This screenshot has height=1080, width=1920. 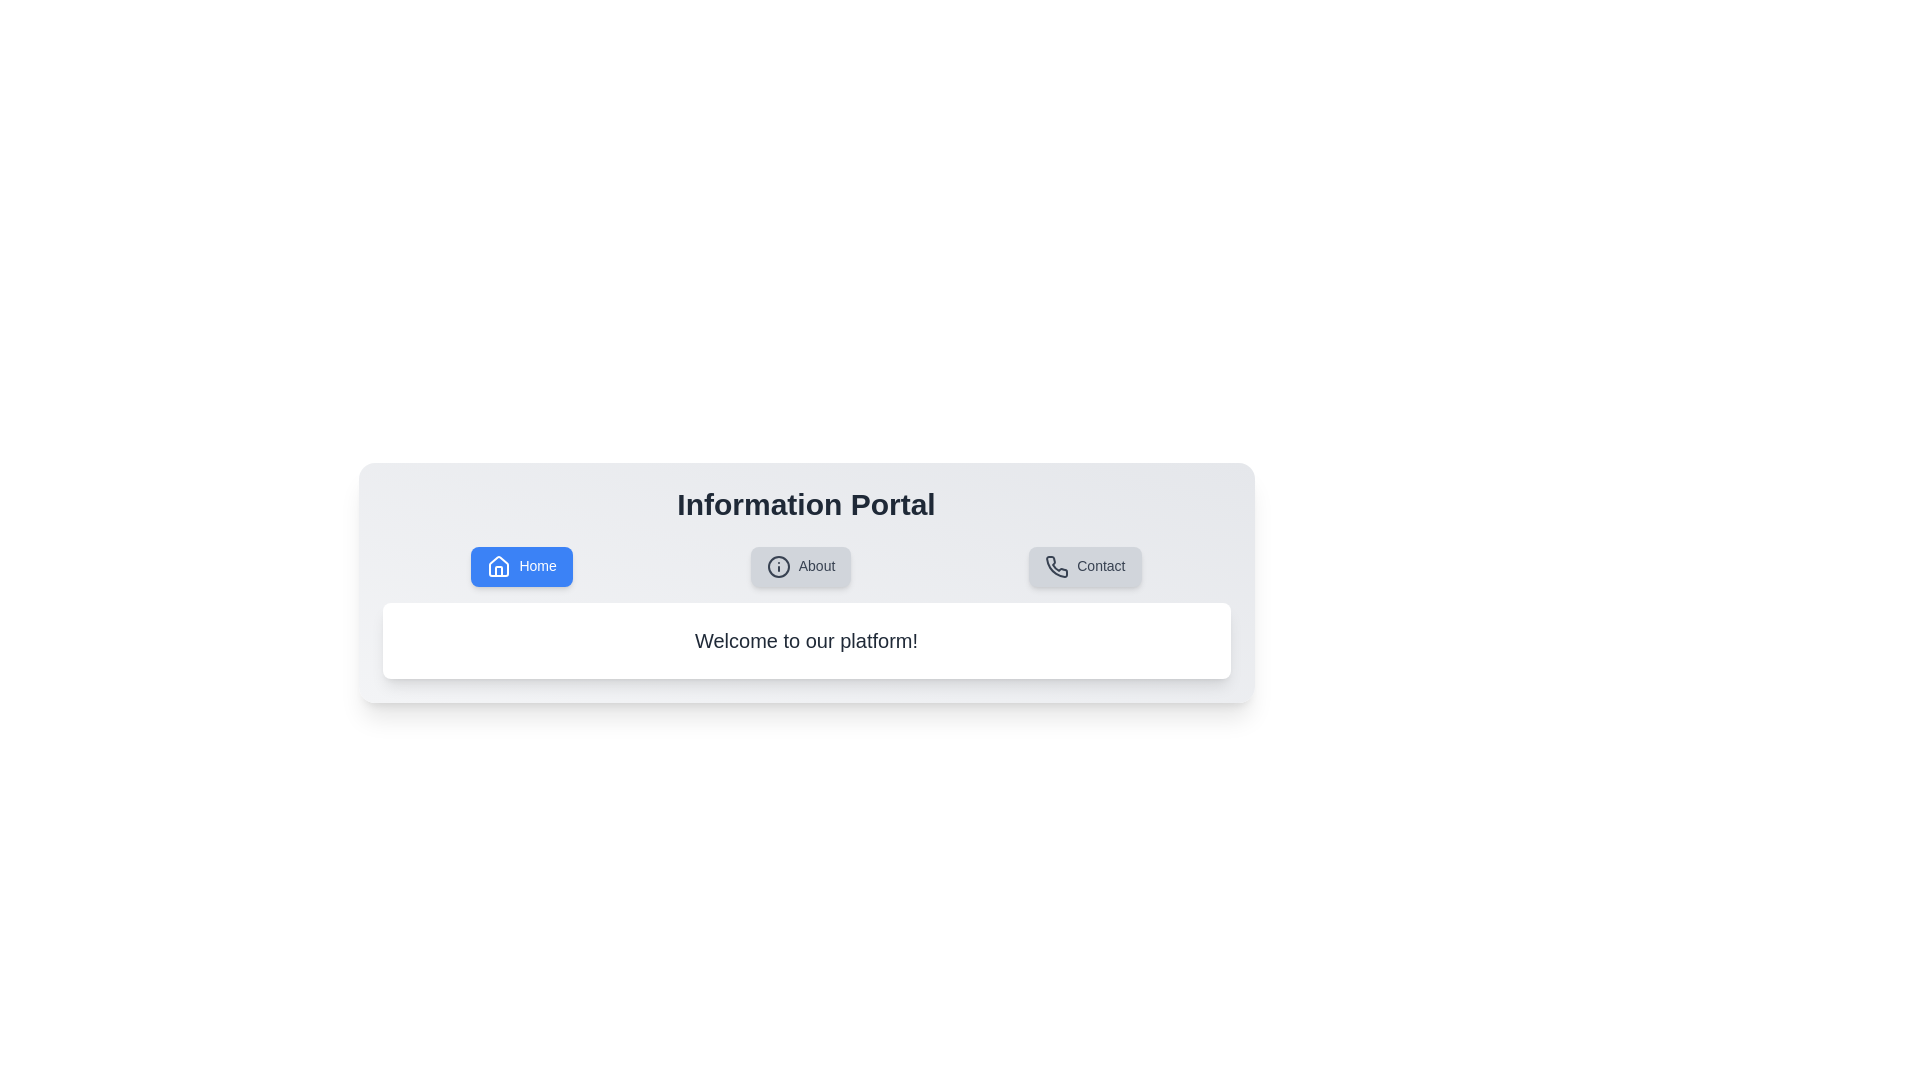 I want to click on the black telephone-shaped icon located within the 'Contact' button at the top of the interface, so click(x=1056, y=567).